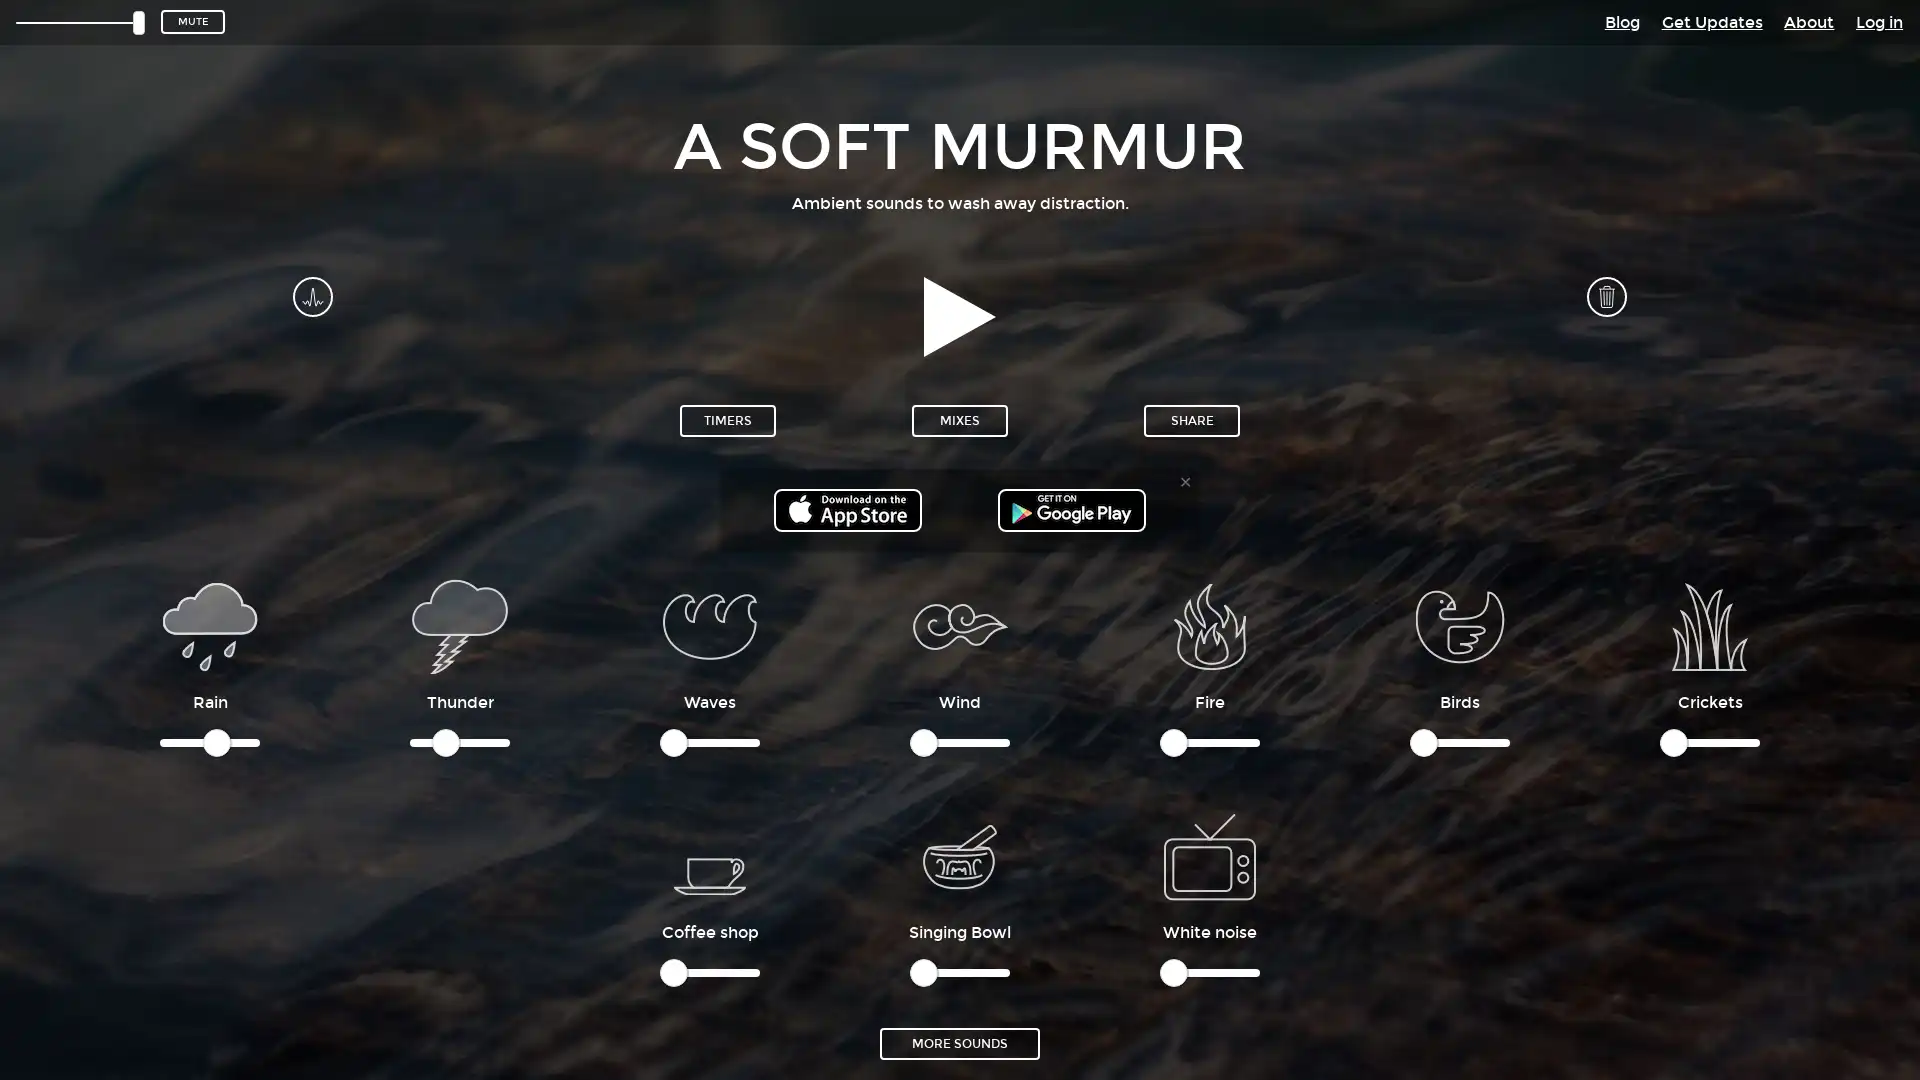 The height and width of the screenshot is (1080, 1920). What do you see at coordinates (710, 624) in the screenshot?
I see `Loading icon` at bounding box center [710, 624].